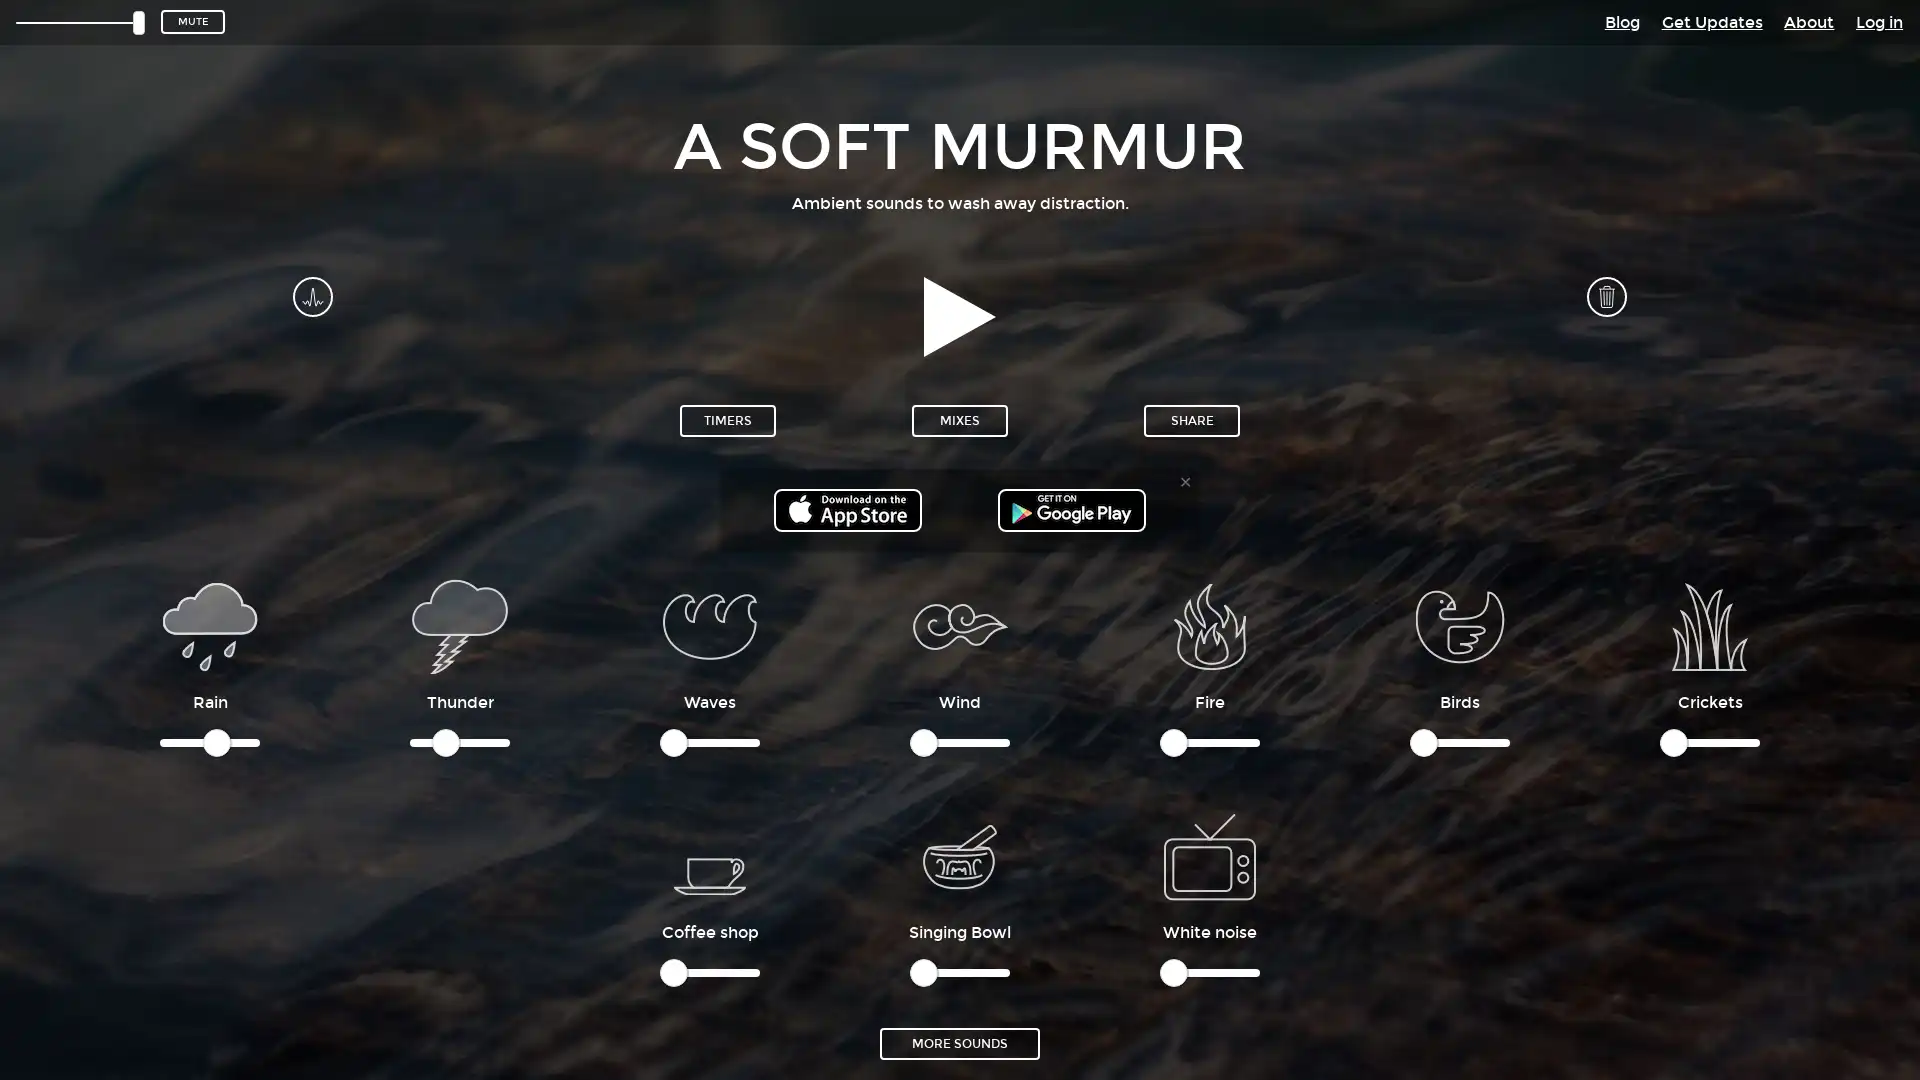 The height and width of the screenshot is (1080, 1920). What do you see at coordinates (710, 624) in the screenshot?
I see `Loading icon` at bounding box center [710, 624].